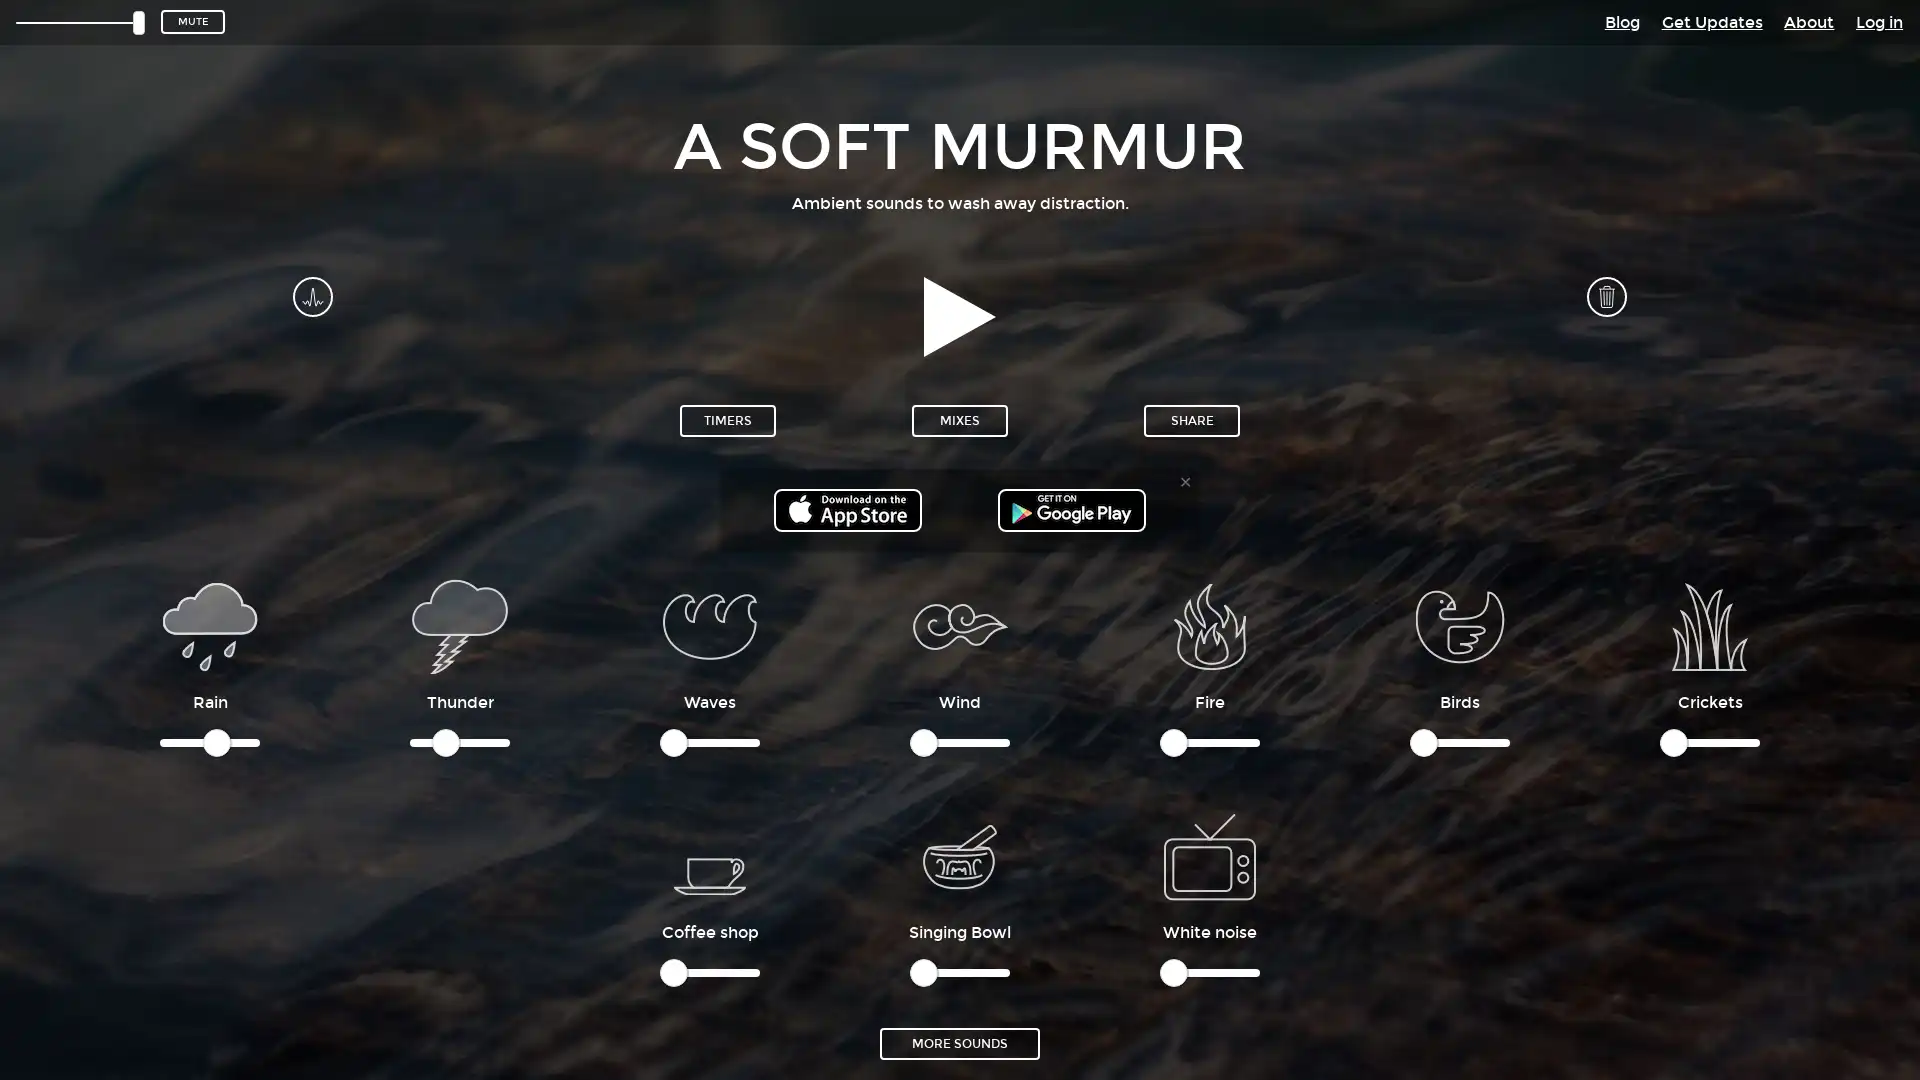 The height and width of the screenshot is (1080, 1920). What do you see at coordinates (710, 624) in the screenshot?
I see `Loading icon` at bounding box center [710, 624].